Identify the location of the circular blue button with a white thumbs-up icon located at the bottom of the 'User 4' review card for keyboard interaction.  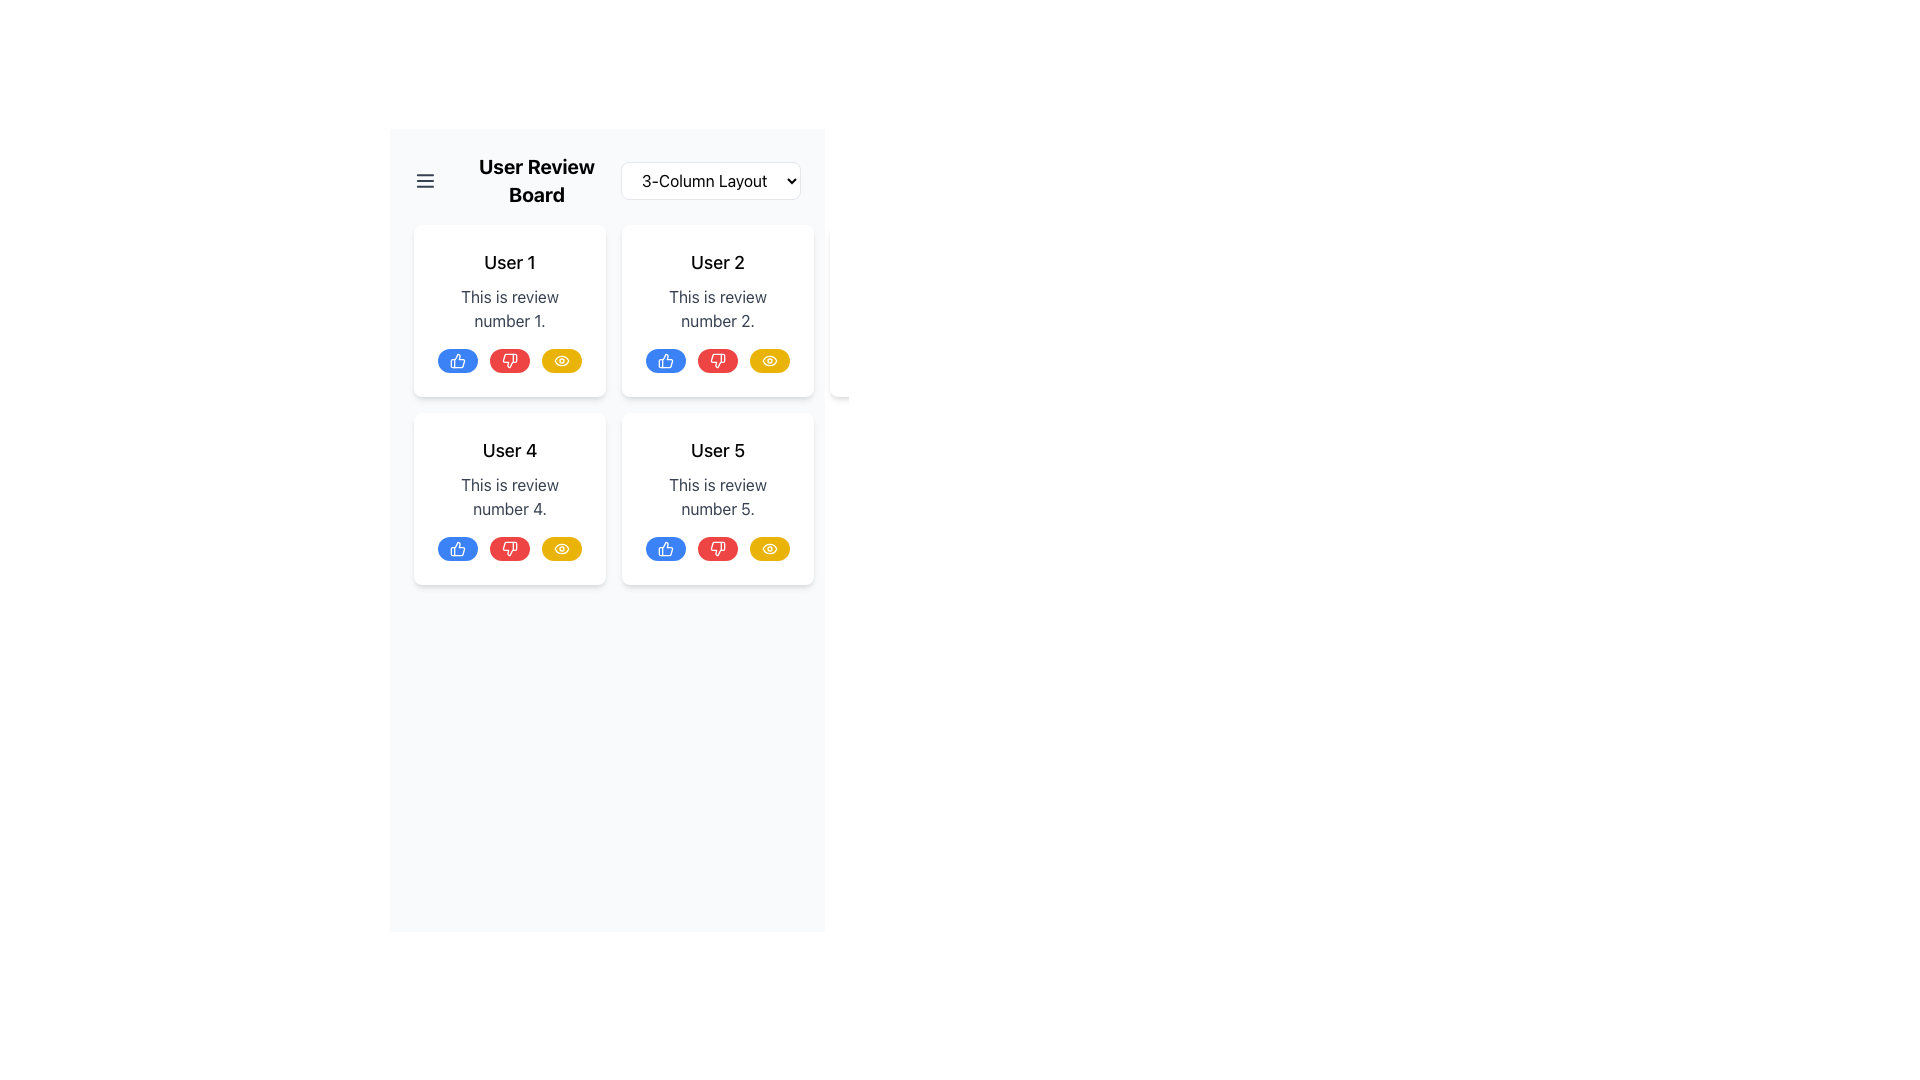
(456, 548).